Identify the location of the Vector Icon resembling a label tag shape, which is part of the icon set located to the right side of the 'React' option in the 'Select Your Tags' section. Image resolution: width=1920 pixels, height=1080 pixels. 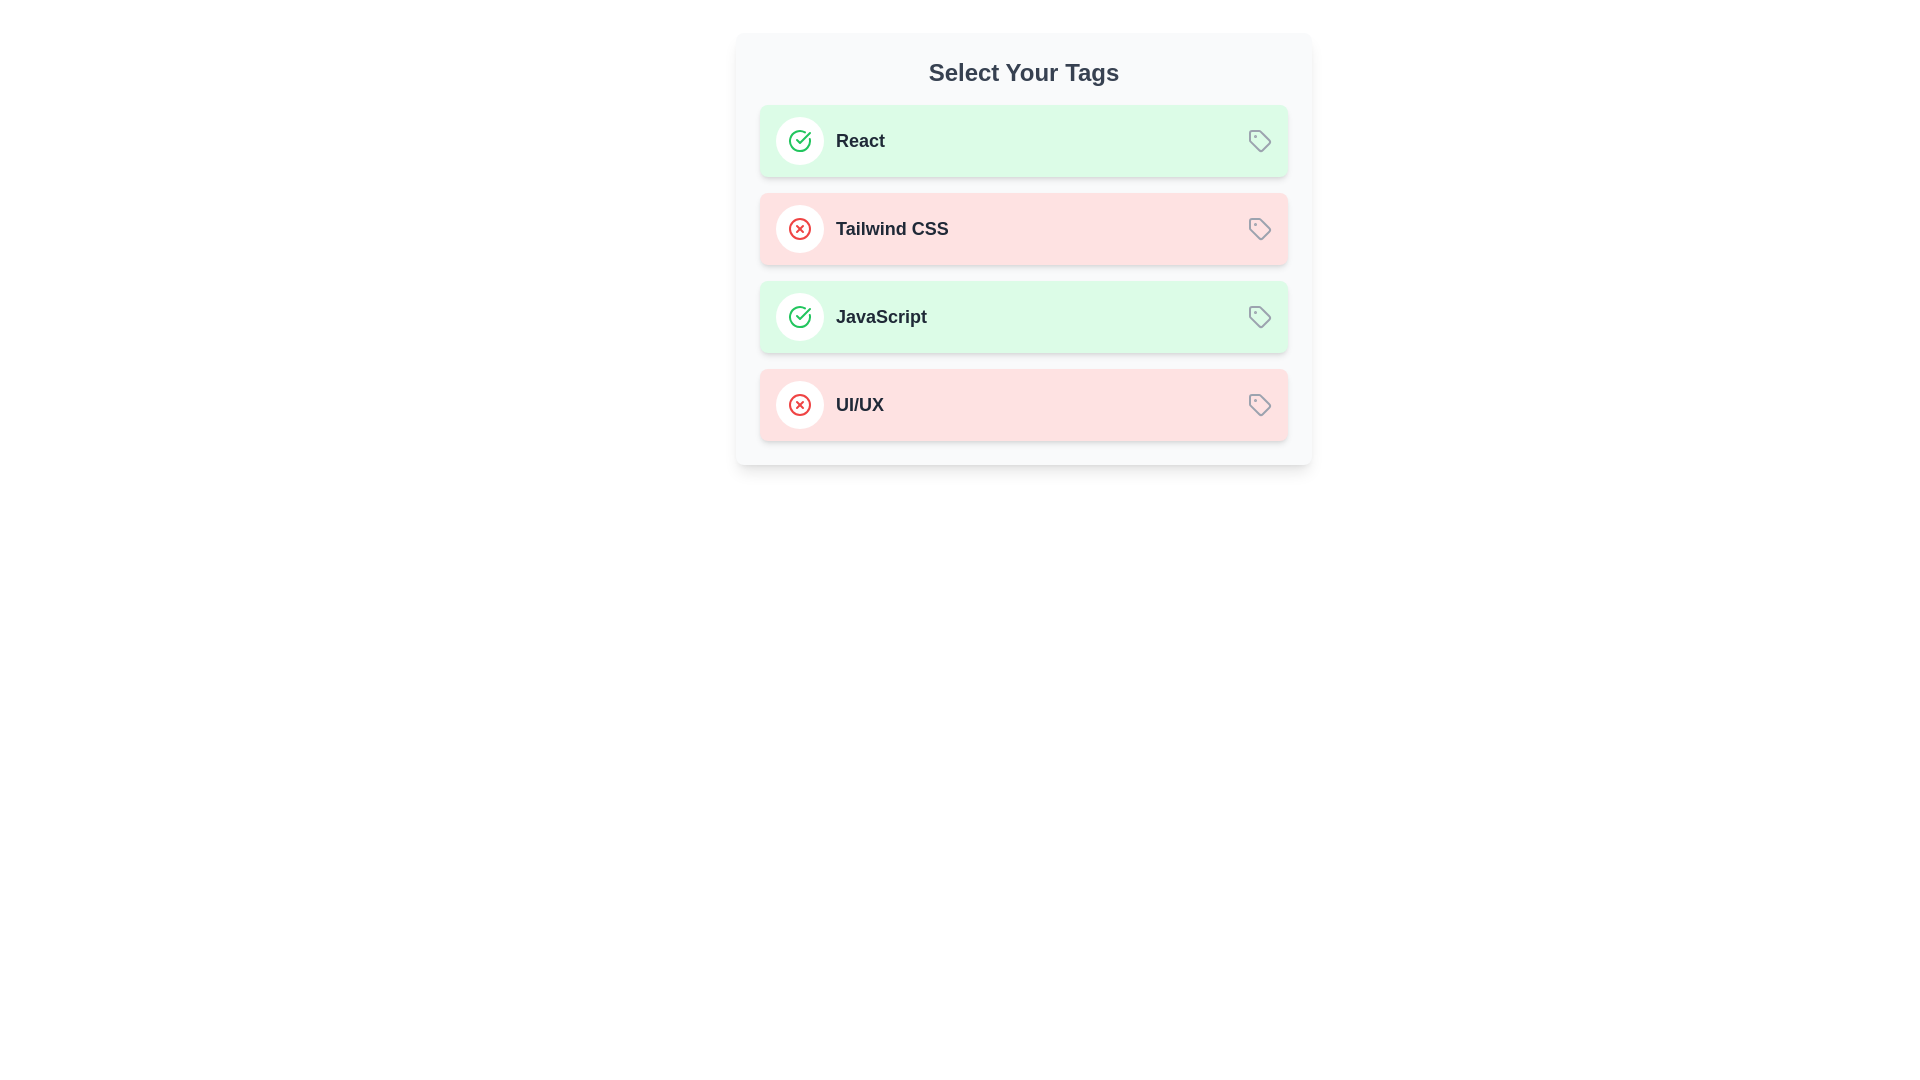
(1258, 140).